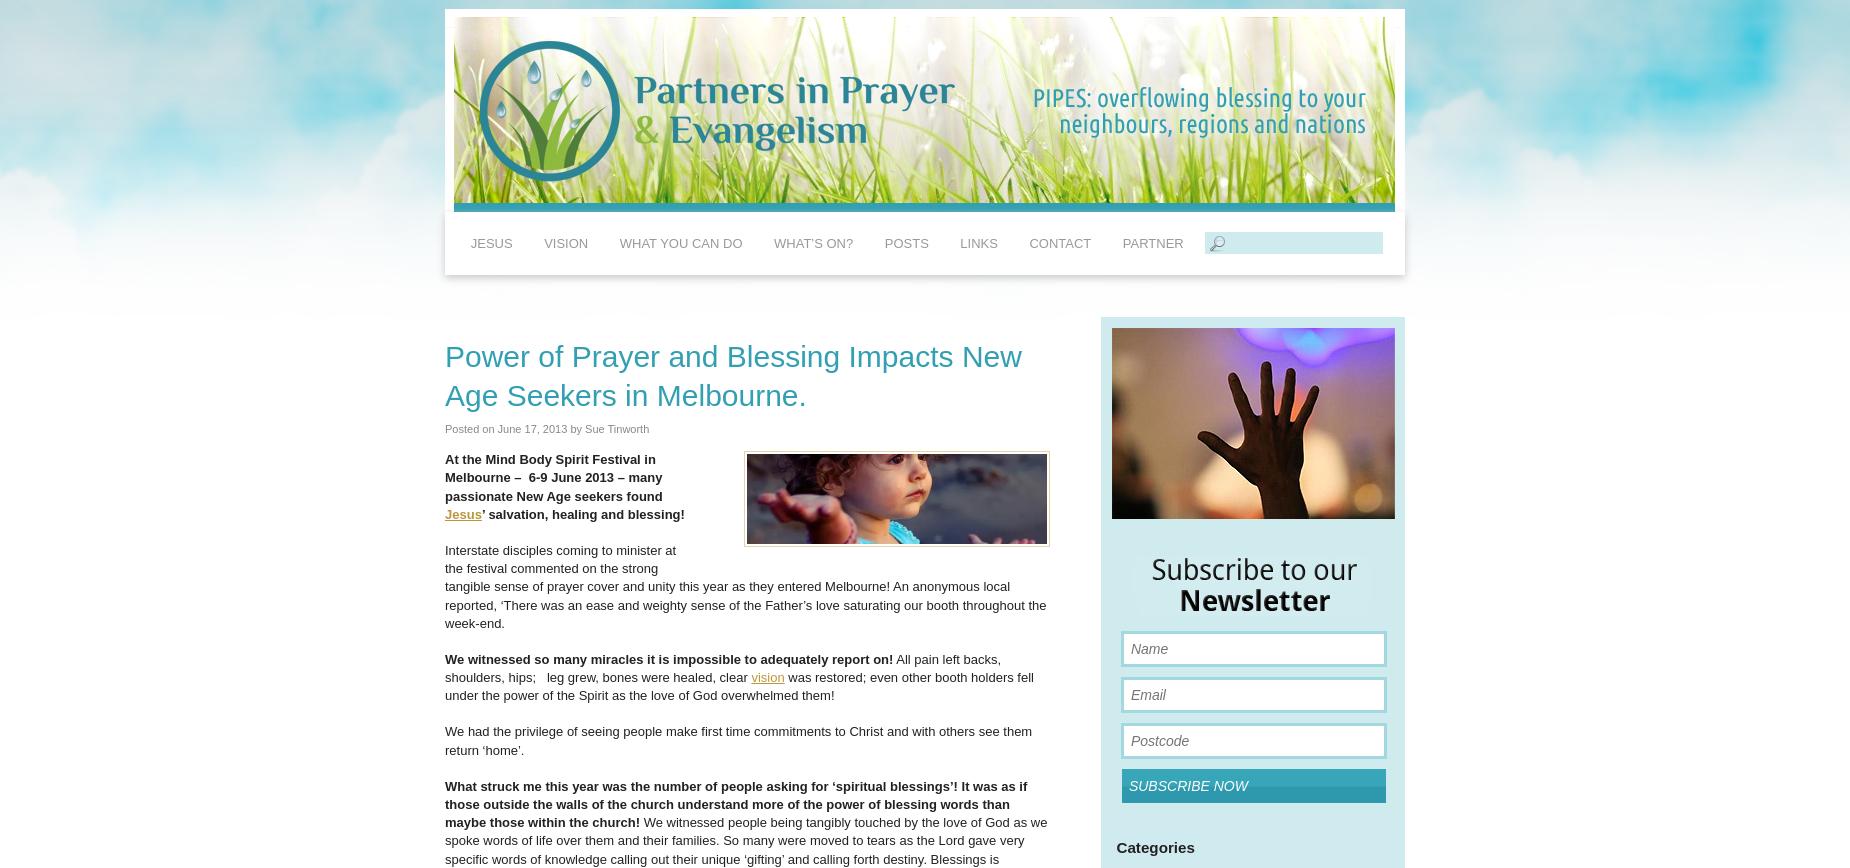 The image size is (1850, 868). What do you see at coordinates (1153, 847) in the screenshot?
I see `'Categories'` at bounding box center [1153, 847].